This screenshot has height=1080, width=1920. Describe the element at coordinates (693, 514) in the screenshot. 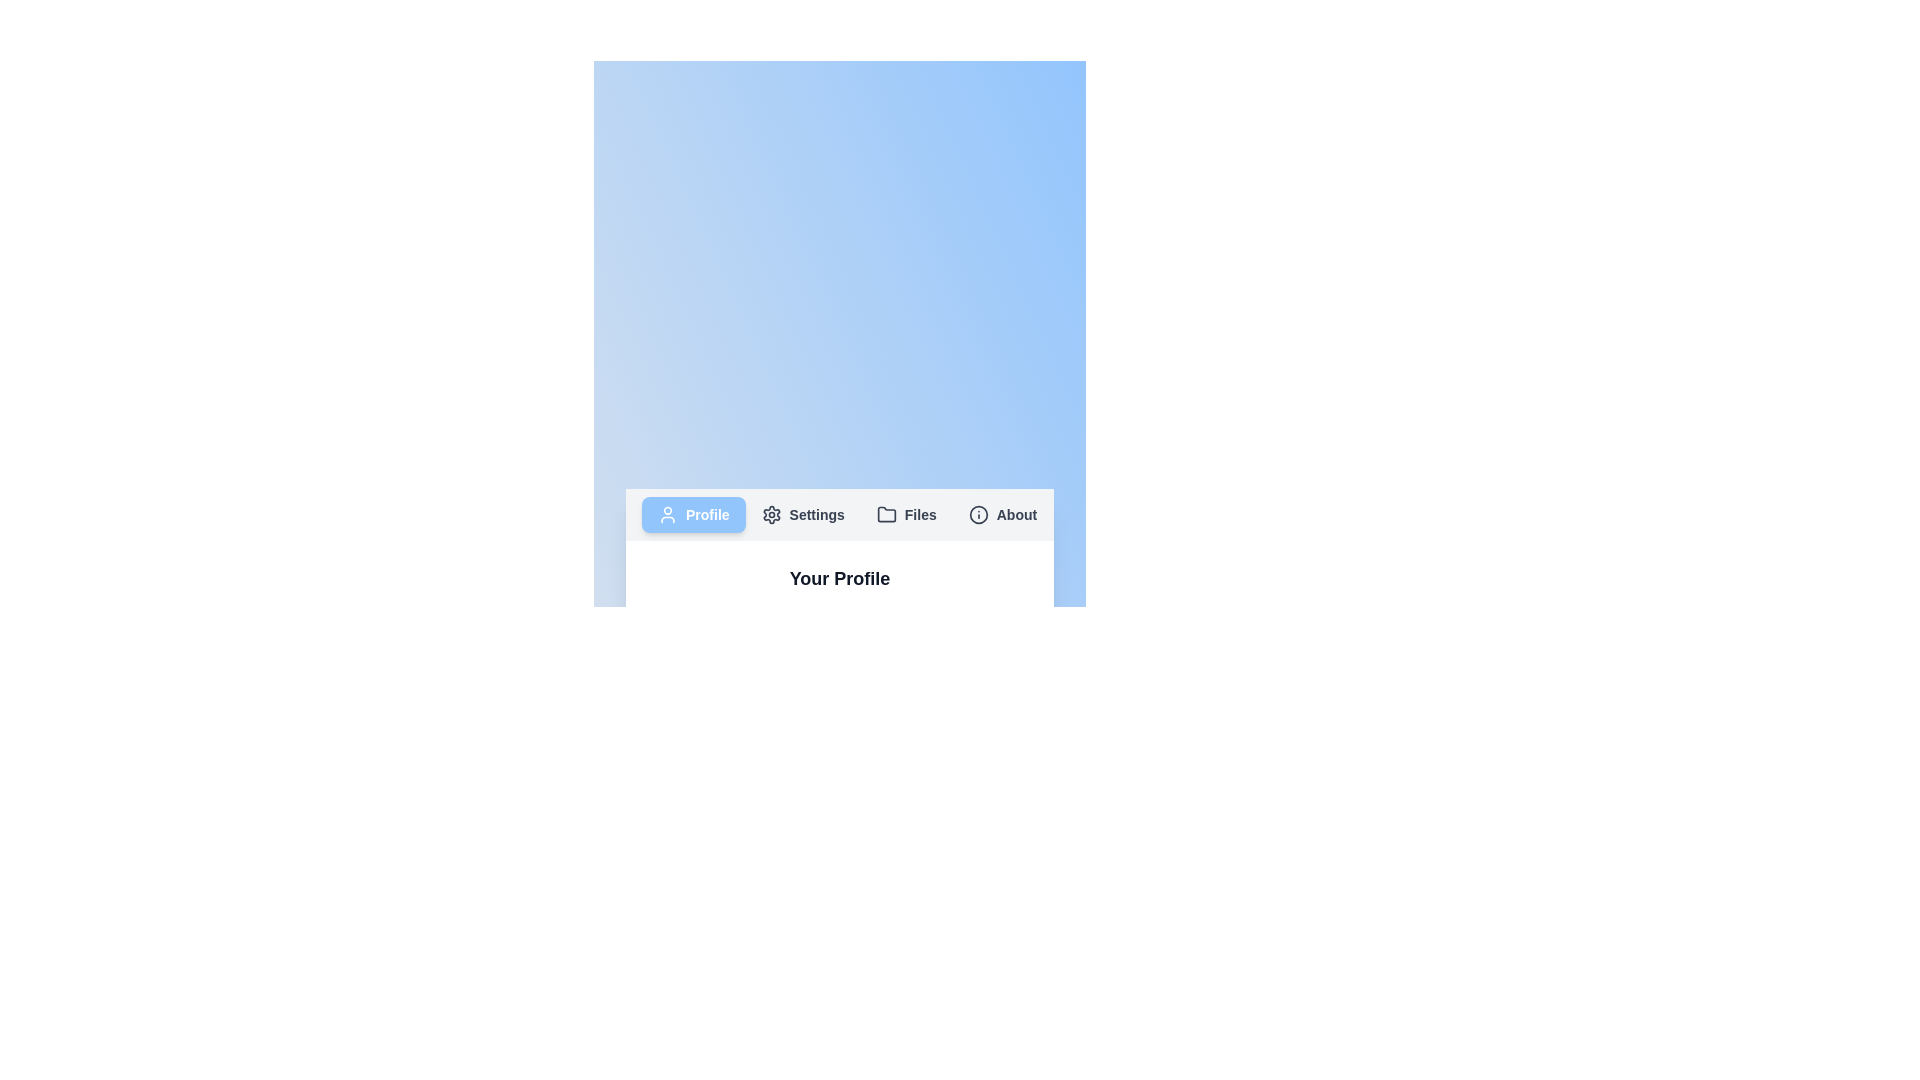

I see `the 'Profile' button` at that location.